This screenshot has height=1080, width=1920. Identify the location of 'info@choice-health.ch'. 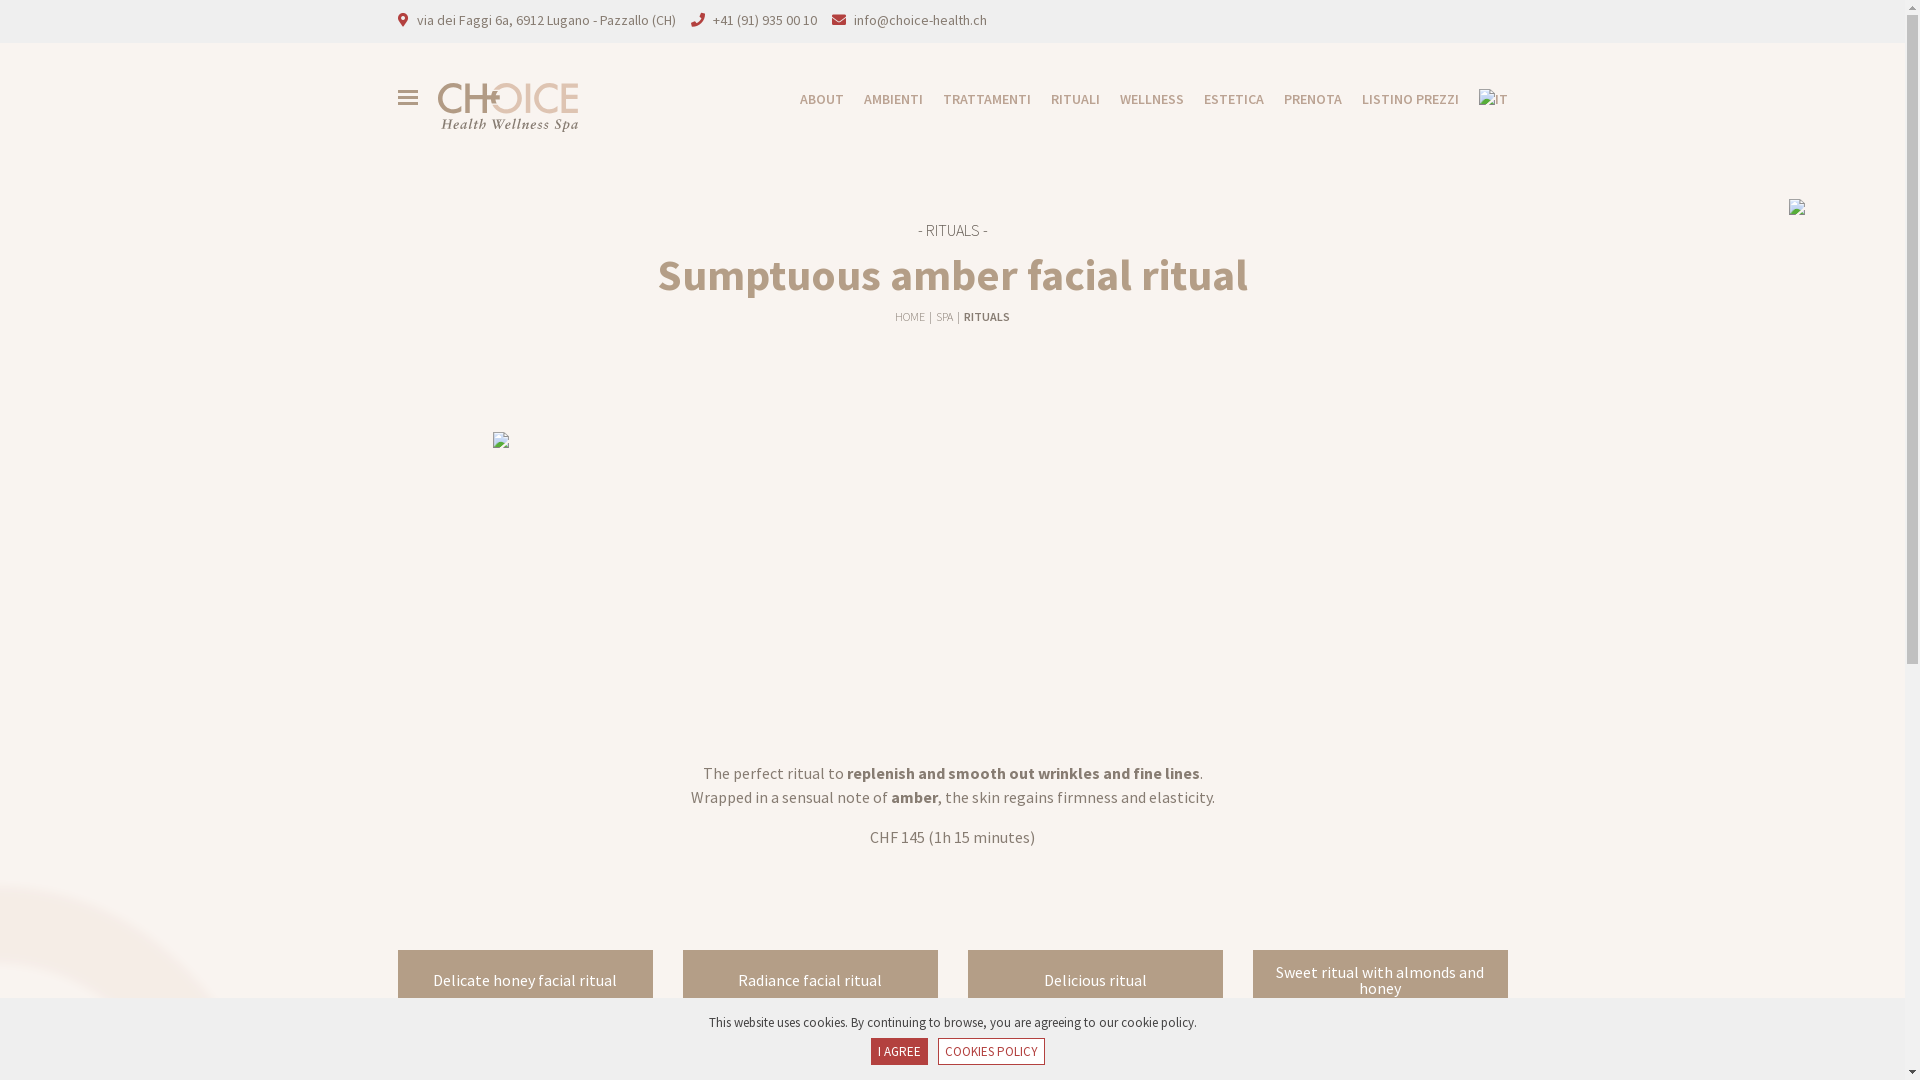
(919, 19).